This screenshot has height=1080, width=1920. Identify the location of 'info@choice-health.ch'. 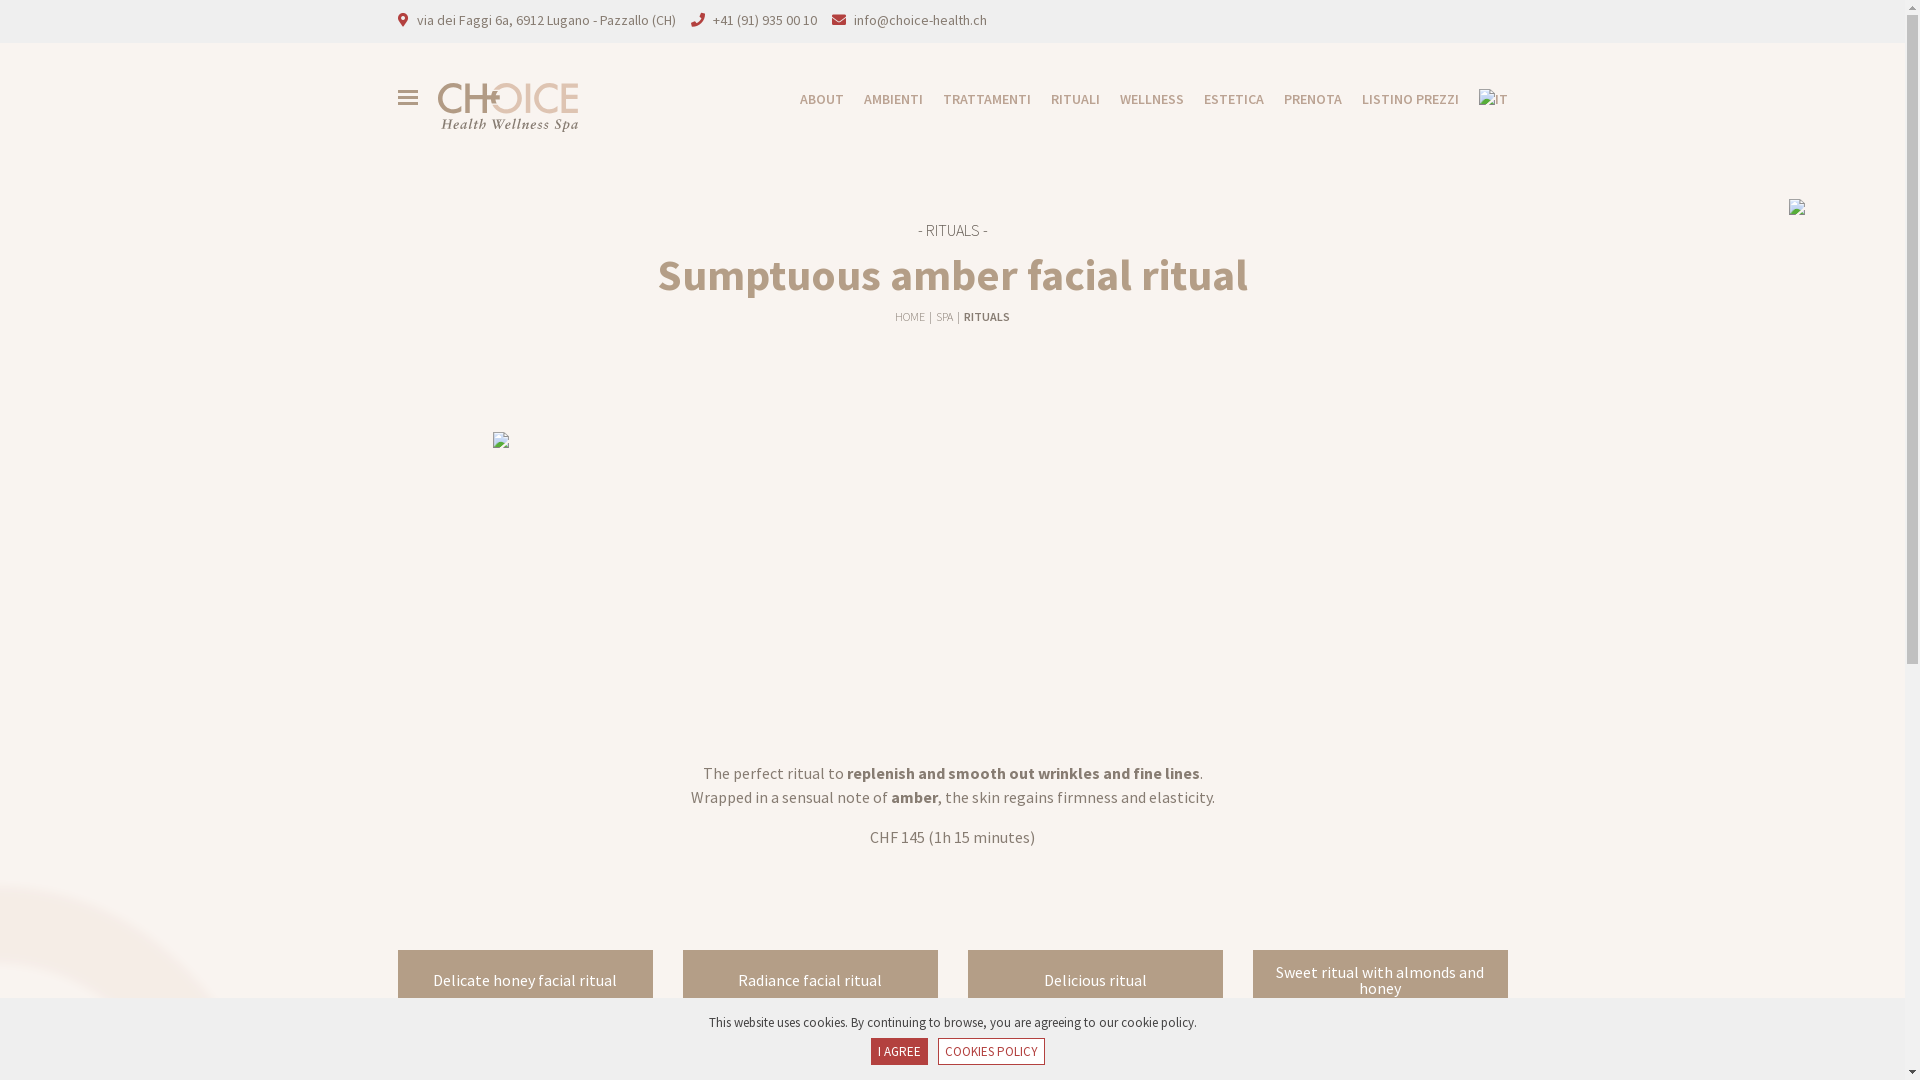
(919, 19).